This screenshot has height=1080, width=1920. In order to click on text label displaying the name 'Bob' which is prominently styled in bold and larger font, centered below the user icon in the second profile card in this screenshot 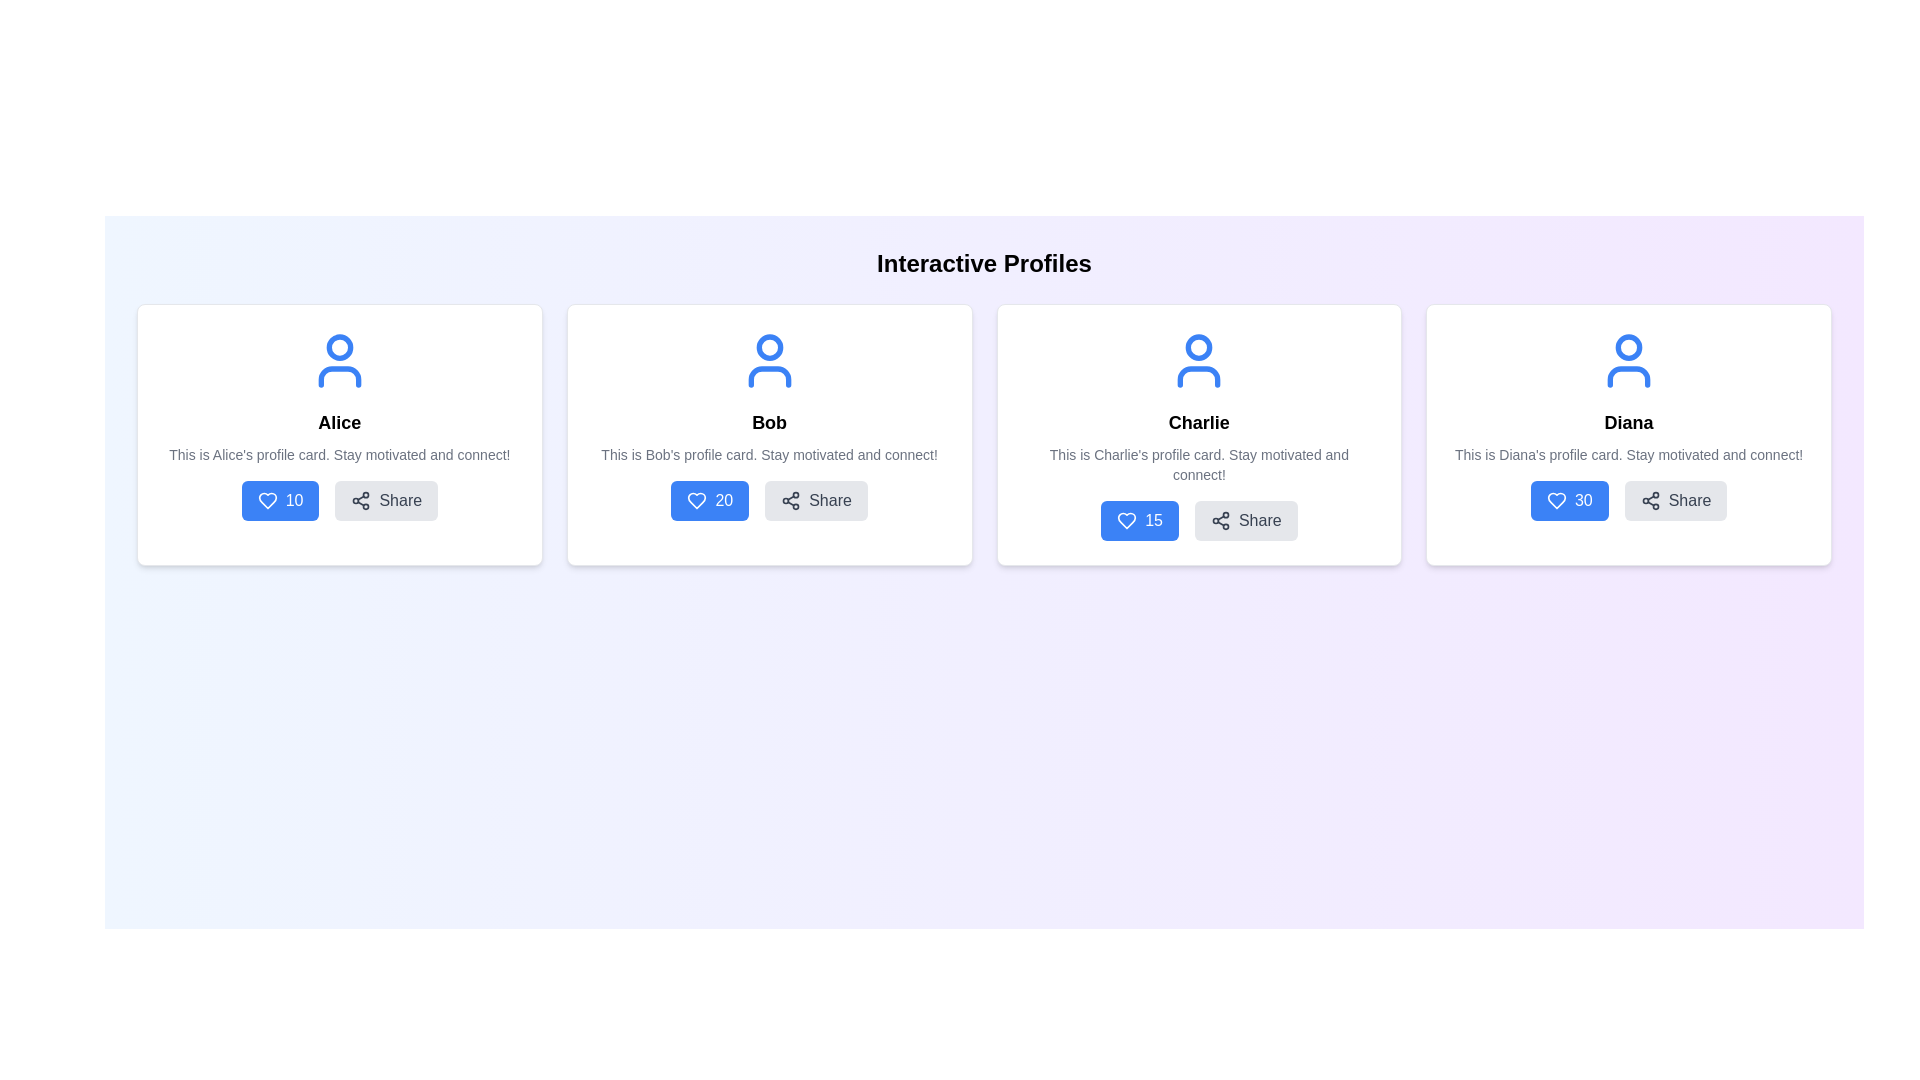, I will do `click(768, 422)`.